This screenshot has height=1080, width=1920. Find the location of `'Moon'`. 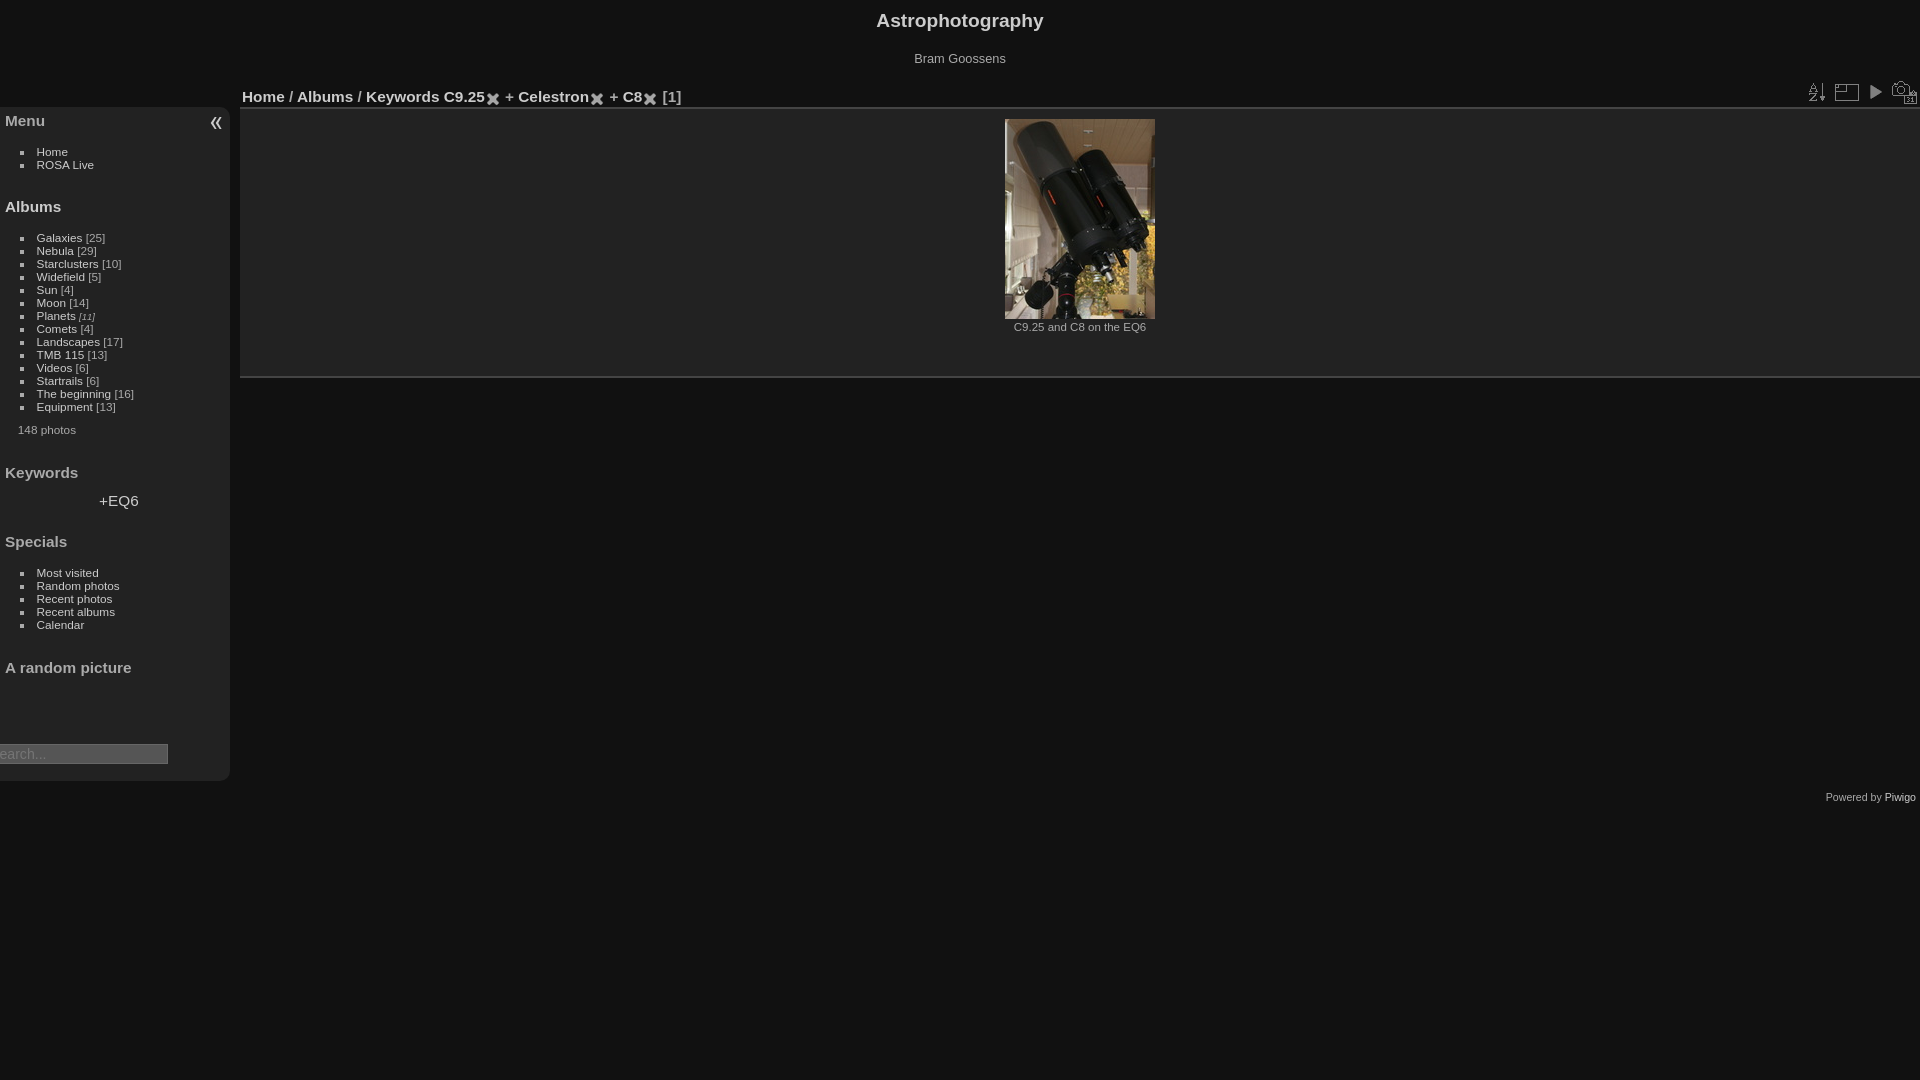

'Moon' is located at coordinates (51, 302).